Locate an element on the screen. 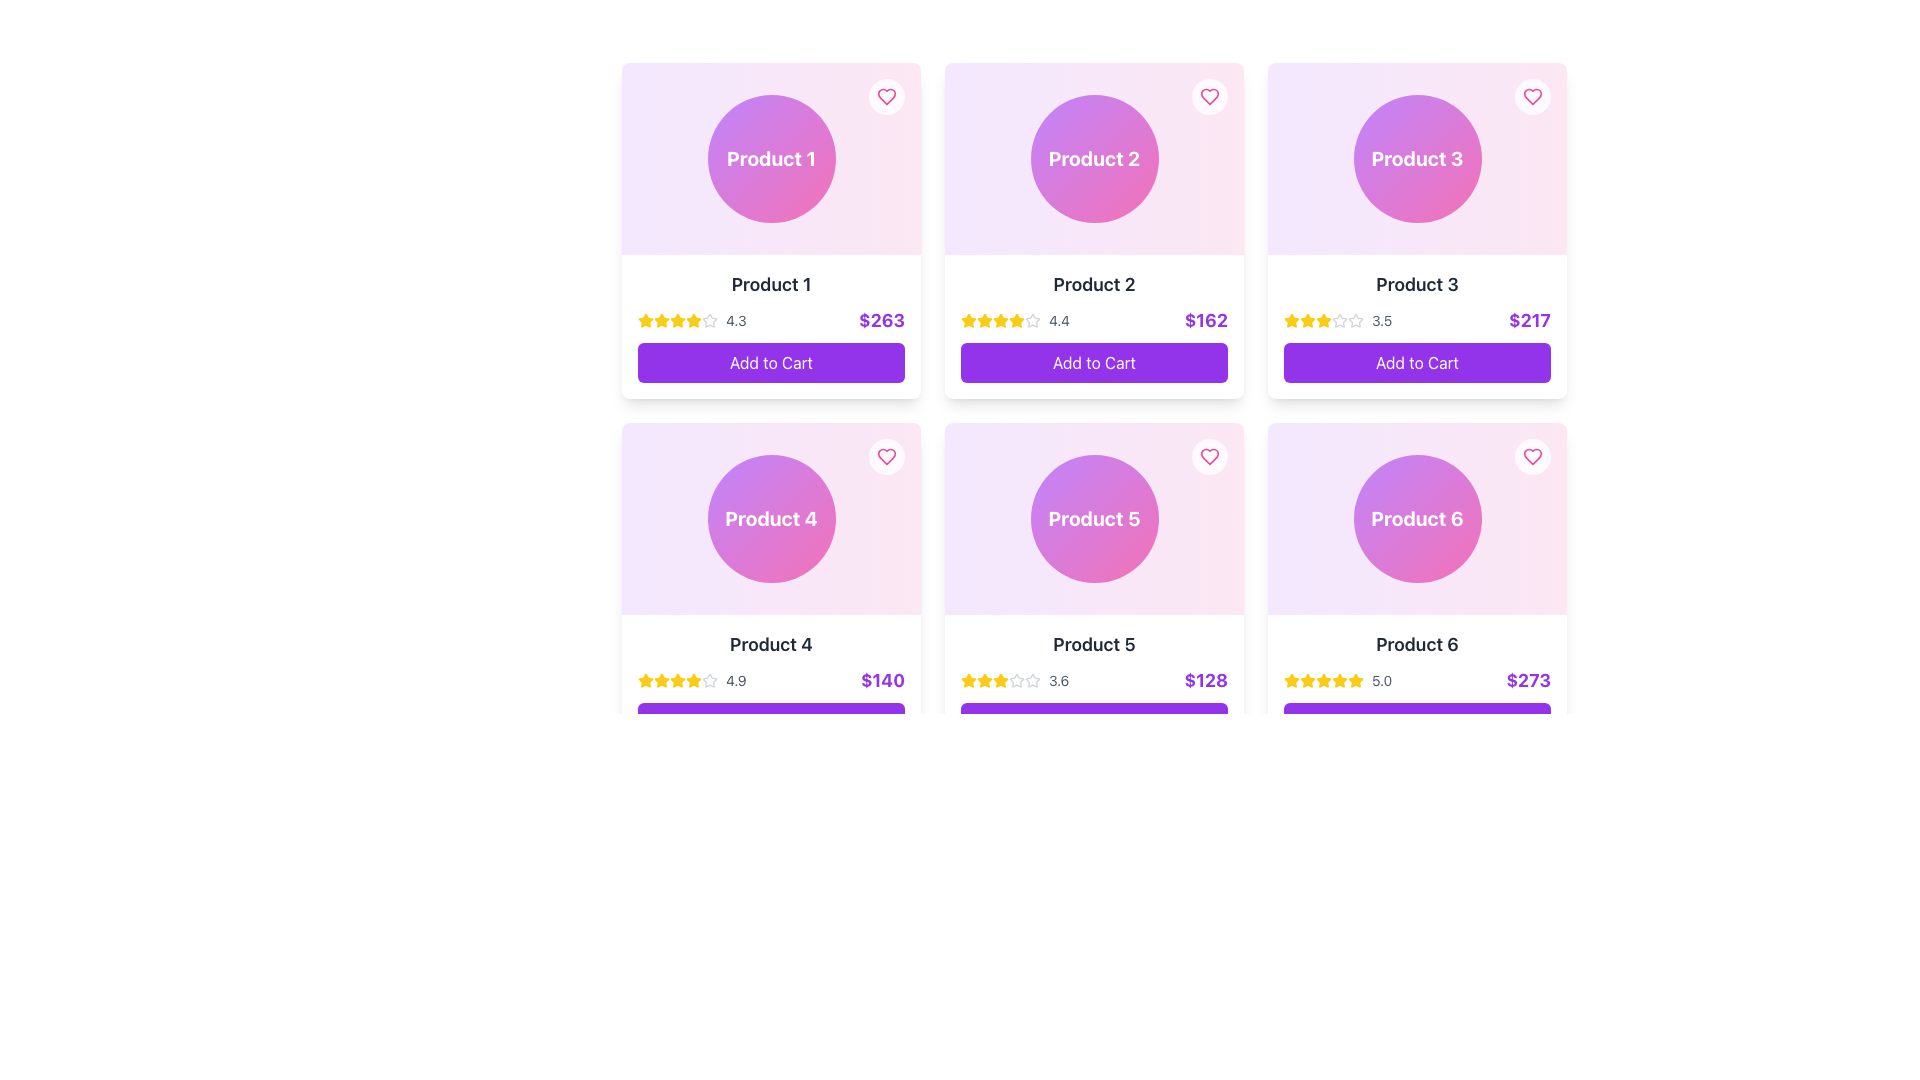 This screenshot has width=1920, height=1080. the rating display for 'Product 5', which shows a score of '3.6' with yellow and gray stars indicating the rating is located at coordinates (1015, 680).